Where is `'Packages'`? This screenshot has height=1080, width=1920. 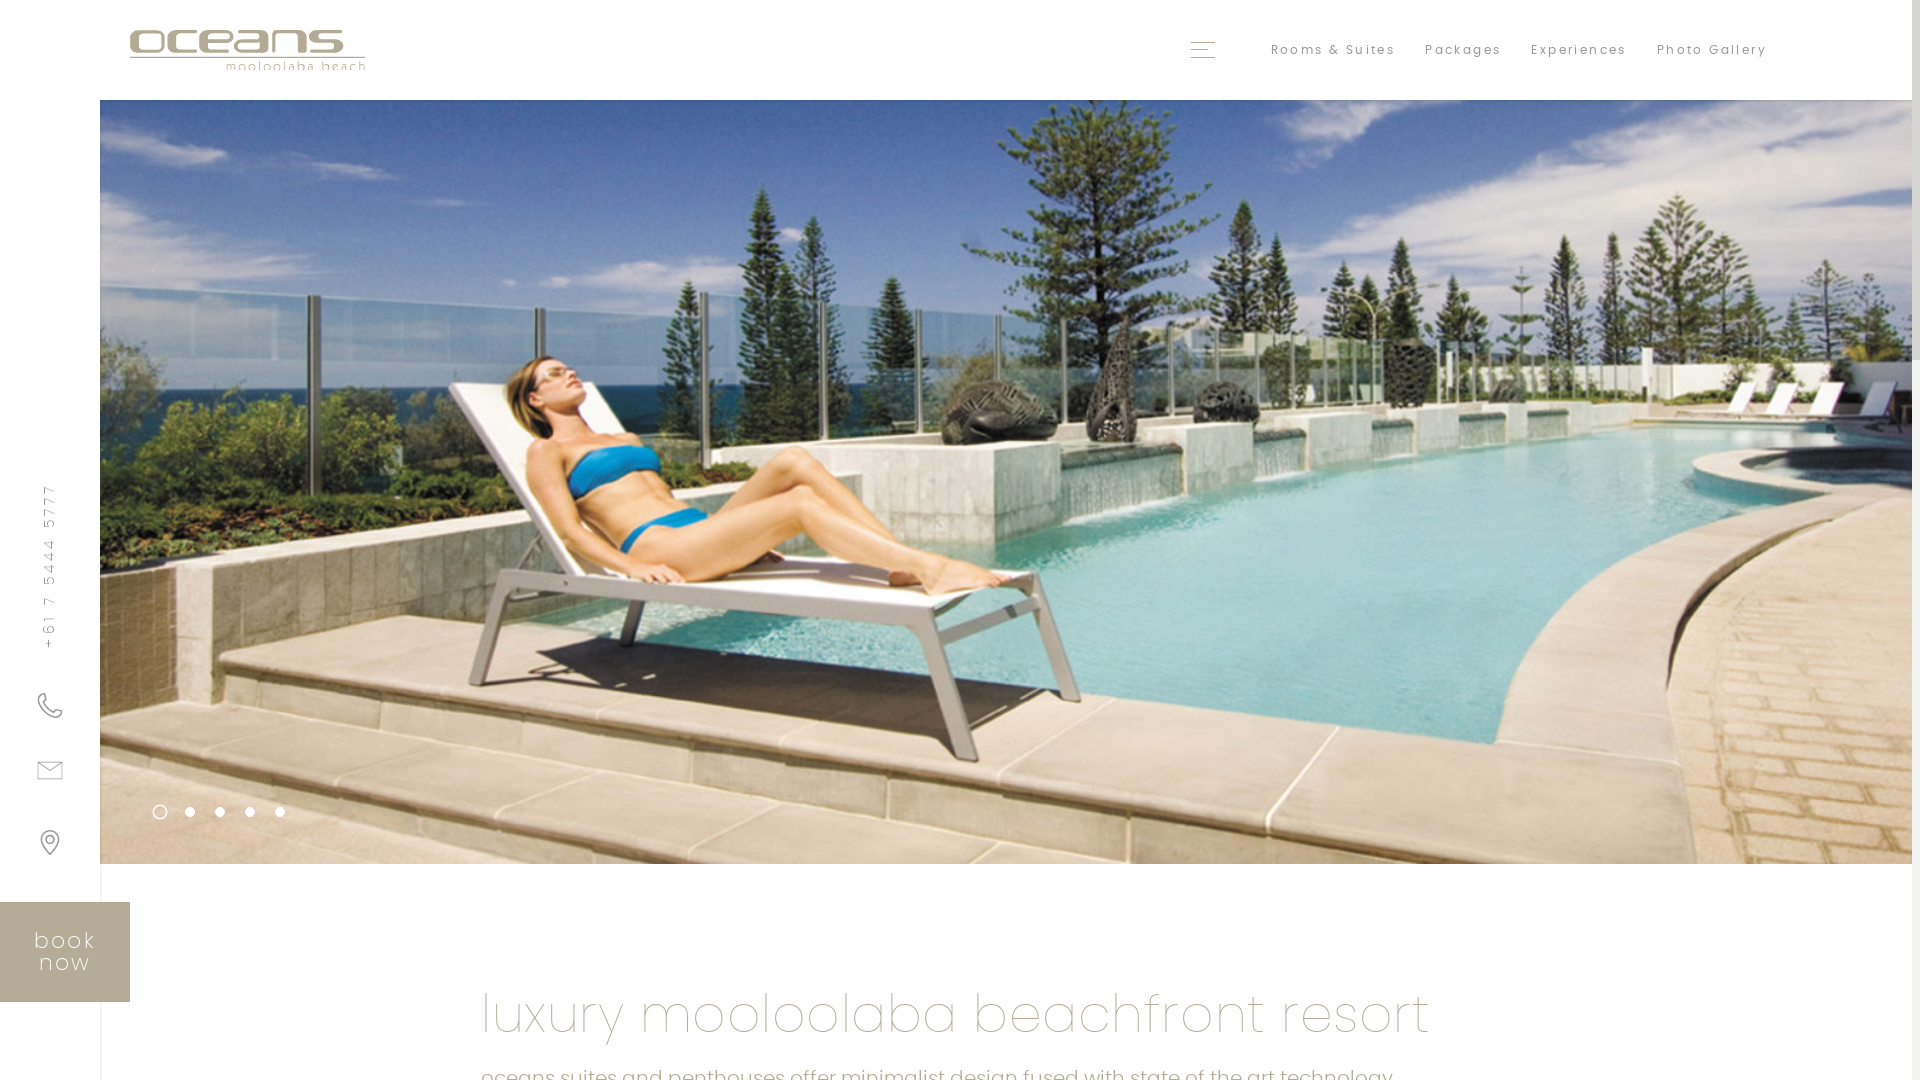 'Packages' is located at coordinates (1463, 49).